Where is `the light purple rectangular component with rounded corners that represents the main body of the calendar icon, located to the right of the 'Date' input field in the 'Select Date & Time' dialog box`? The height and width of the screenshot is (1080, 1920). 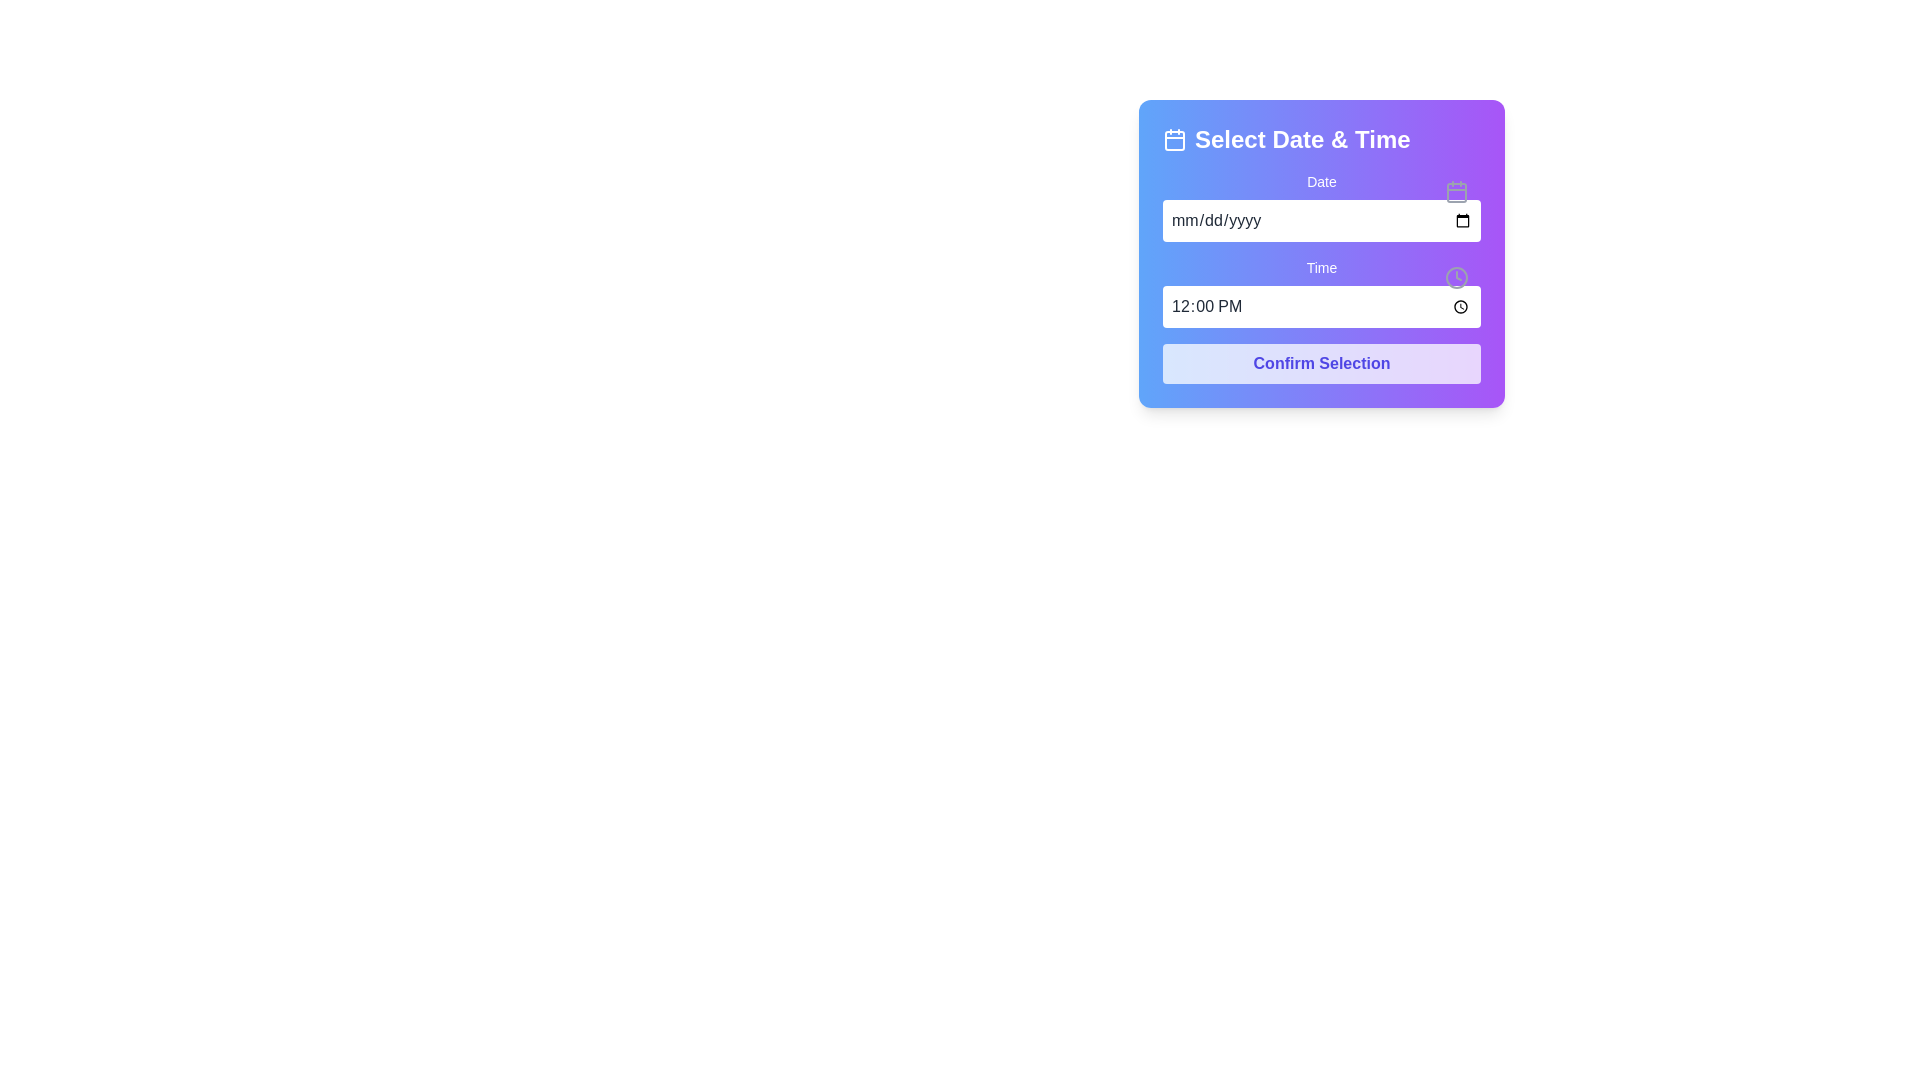 the light purple rectangular component with rounded corners that represents the main body of the calendar icon, located to the right of the 'Date' input field in the 'Select Date & Time' dialog box is located at coordinates (1457, 192).